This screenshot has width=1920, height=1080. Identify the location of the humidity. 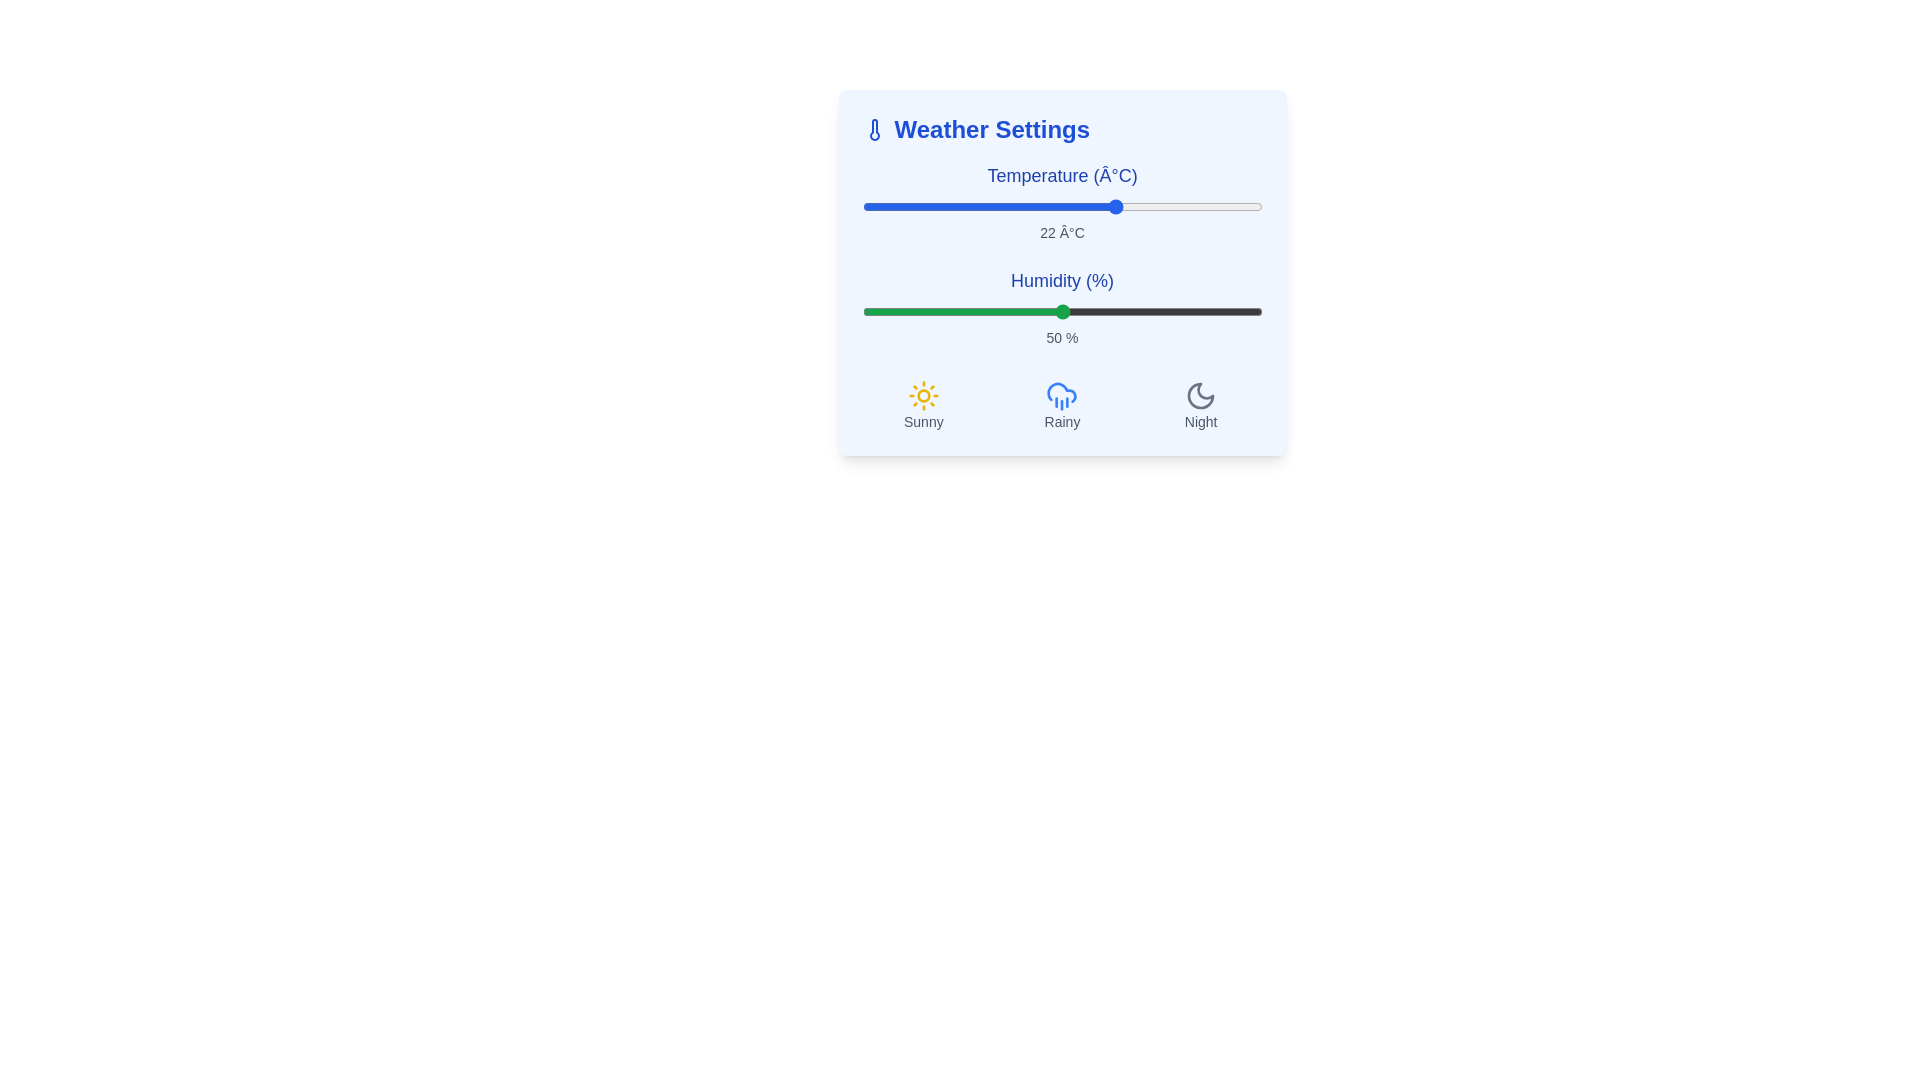
(982, 312).